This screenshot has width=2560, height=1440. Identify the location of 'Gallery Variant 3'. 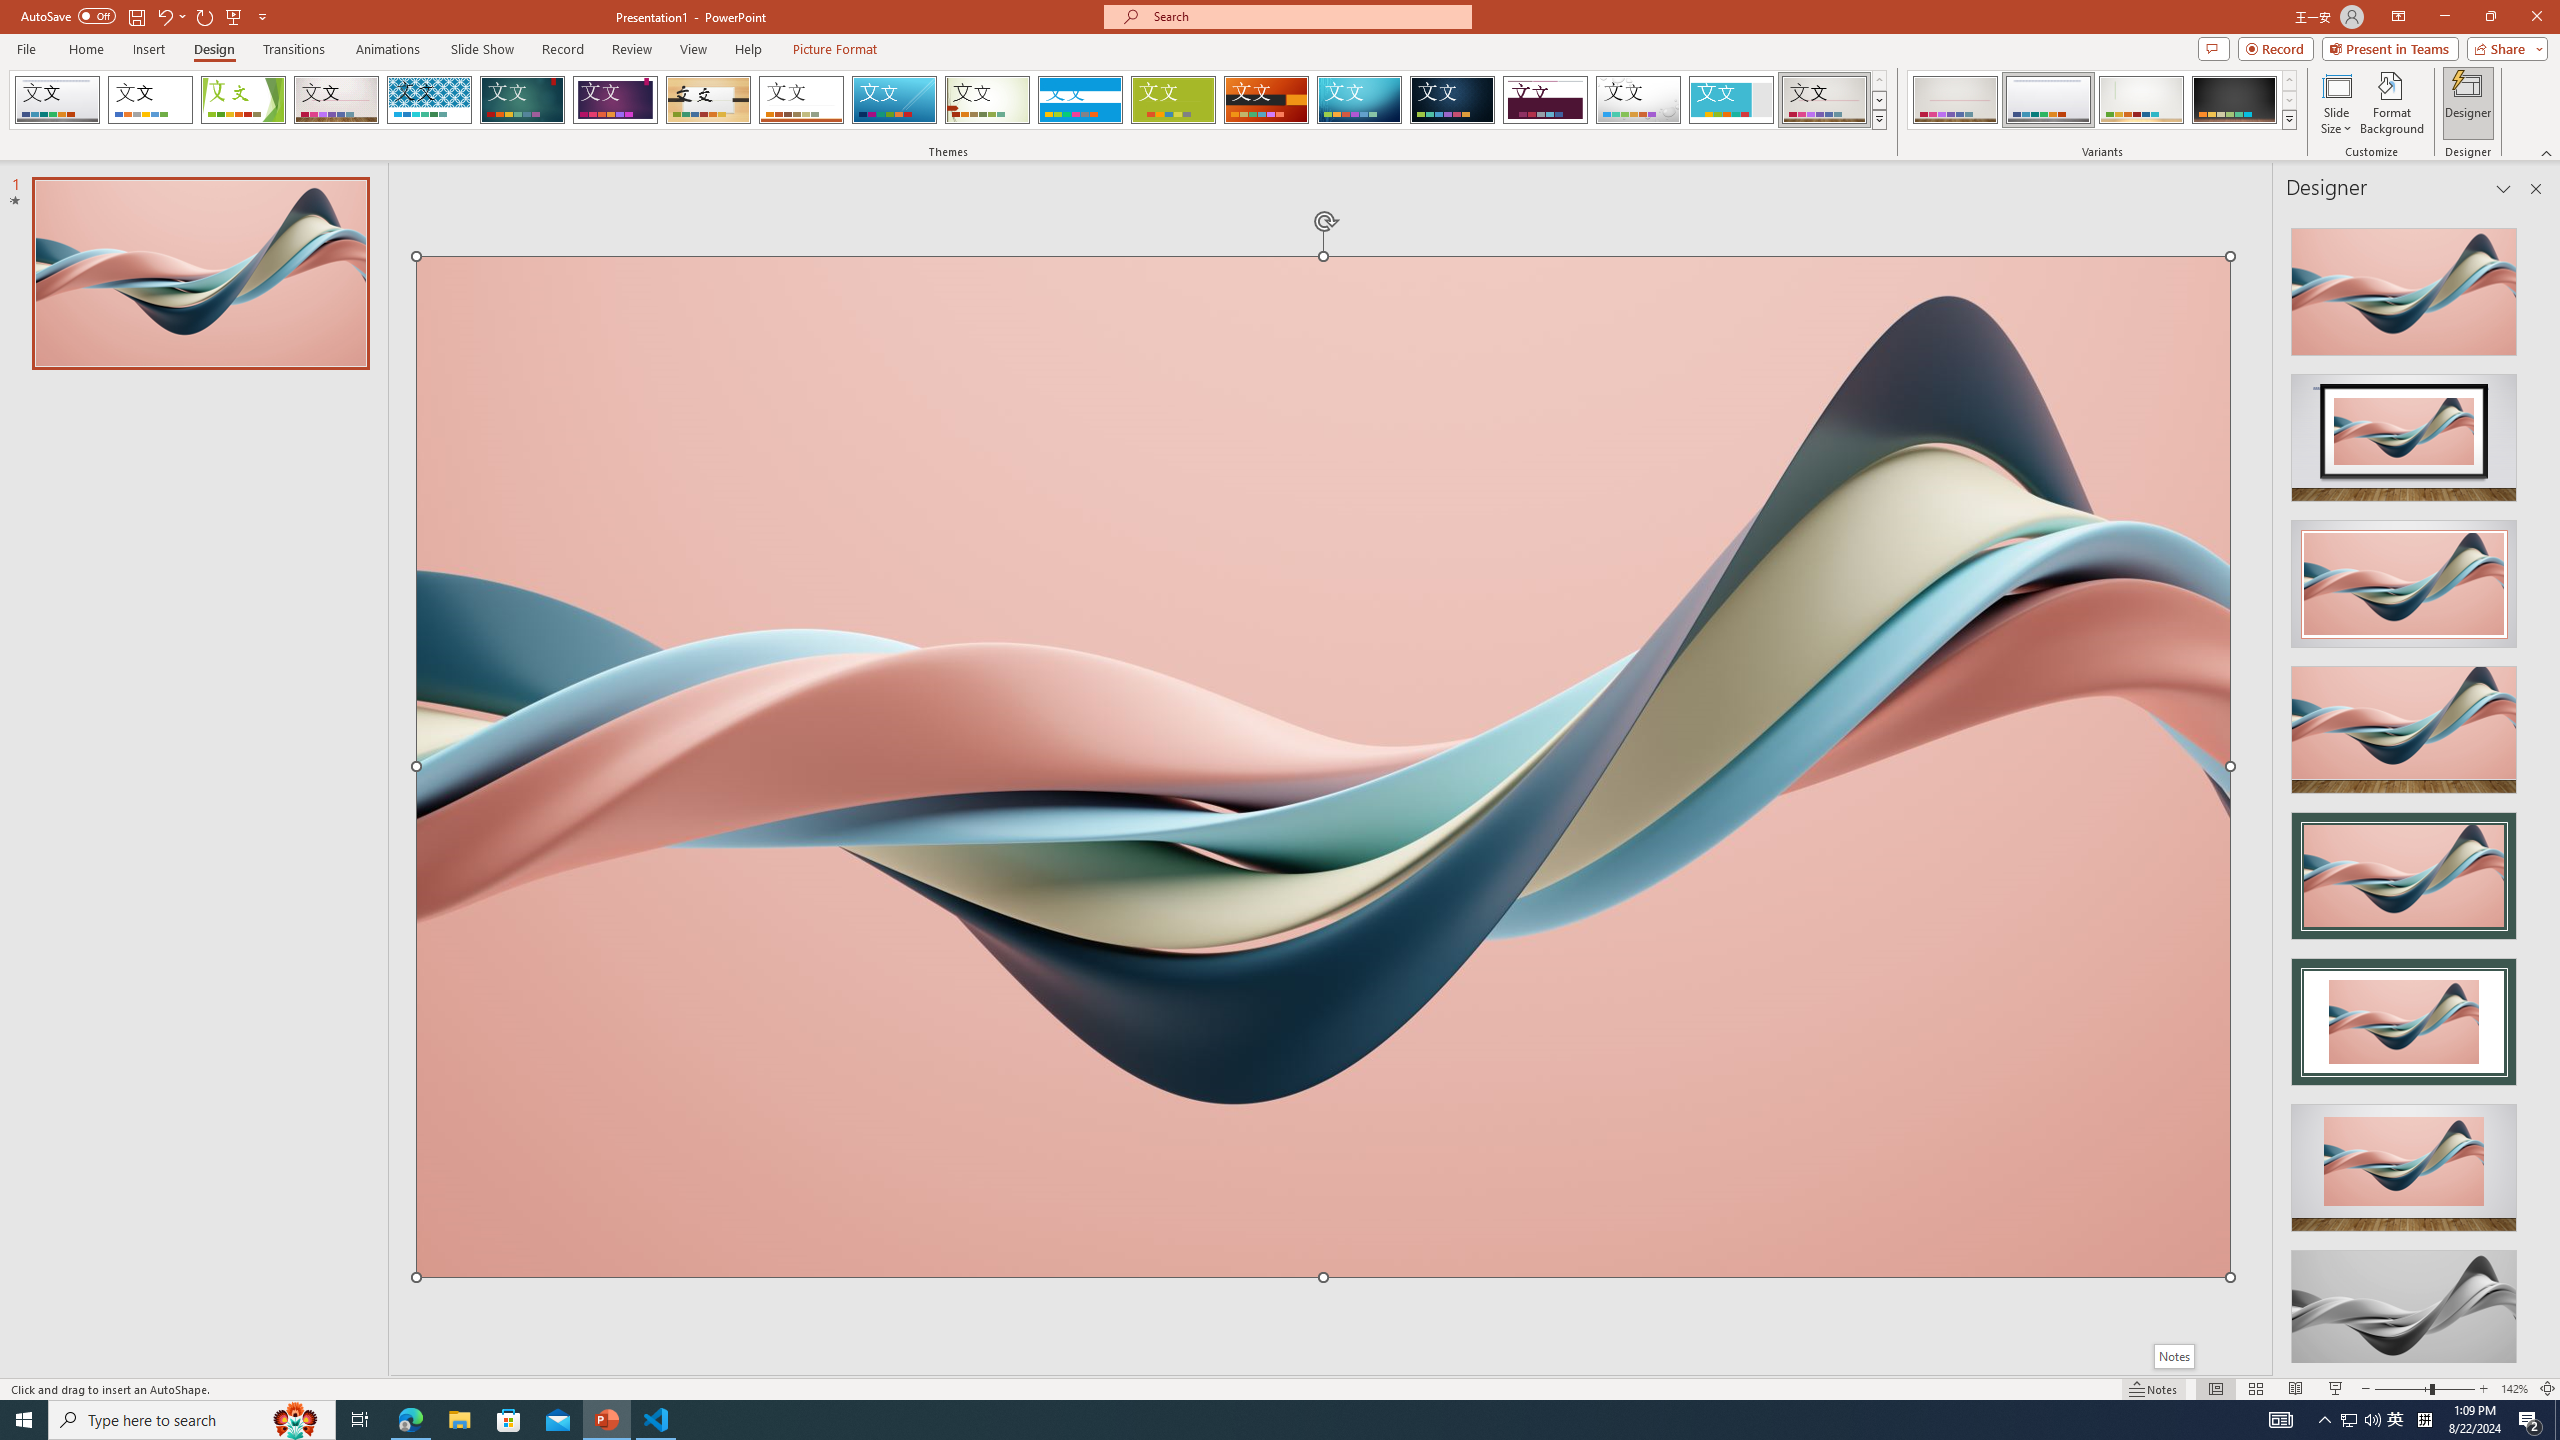
(2140, 99).